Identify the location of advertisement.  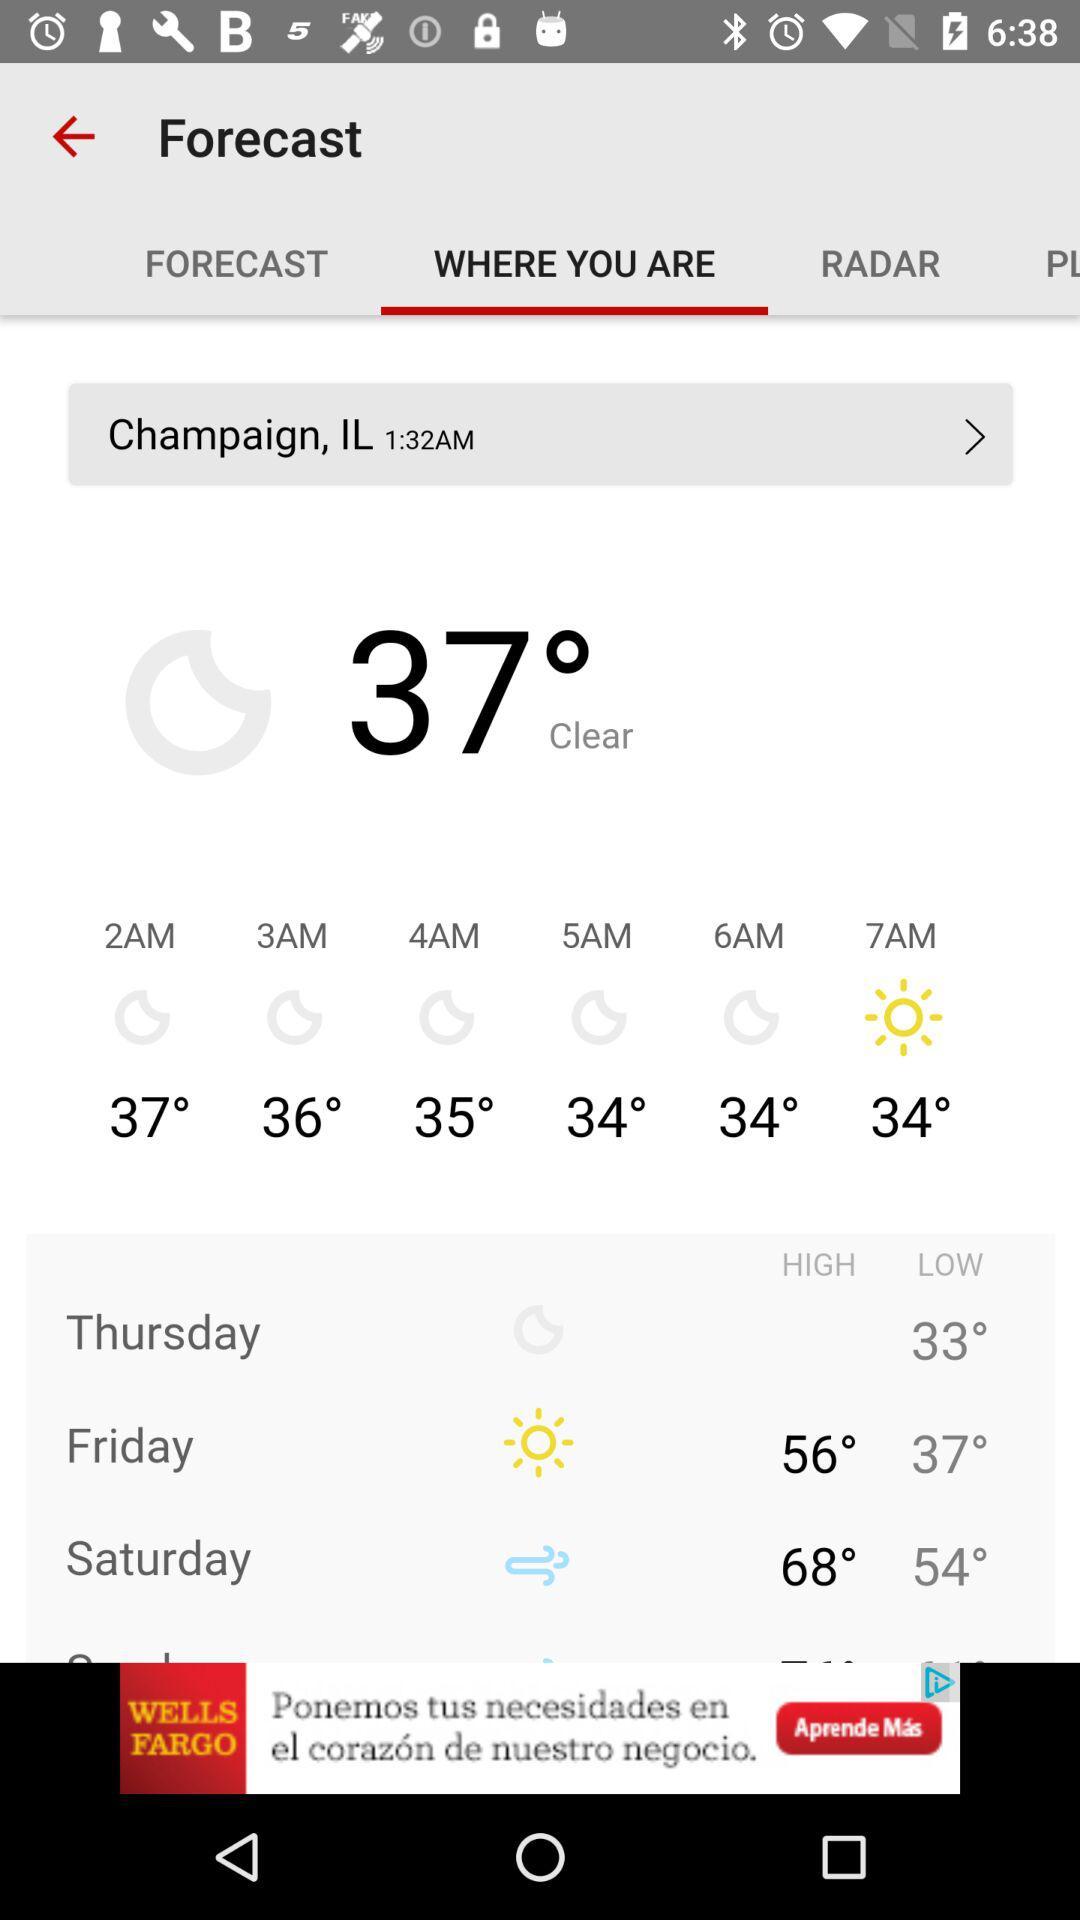
(540, 1727).